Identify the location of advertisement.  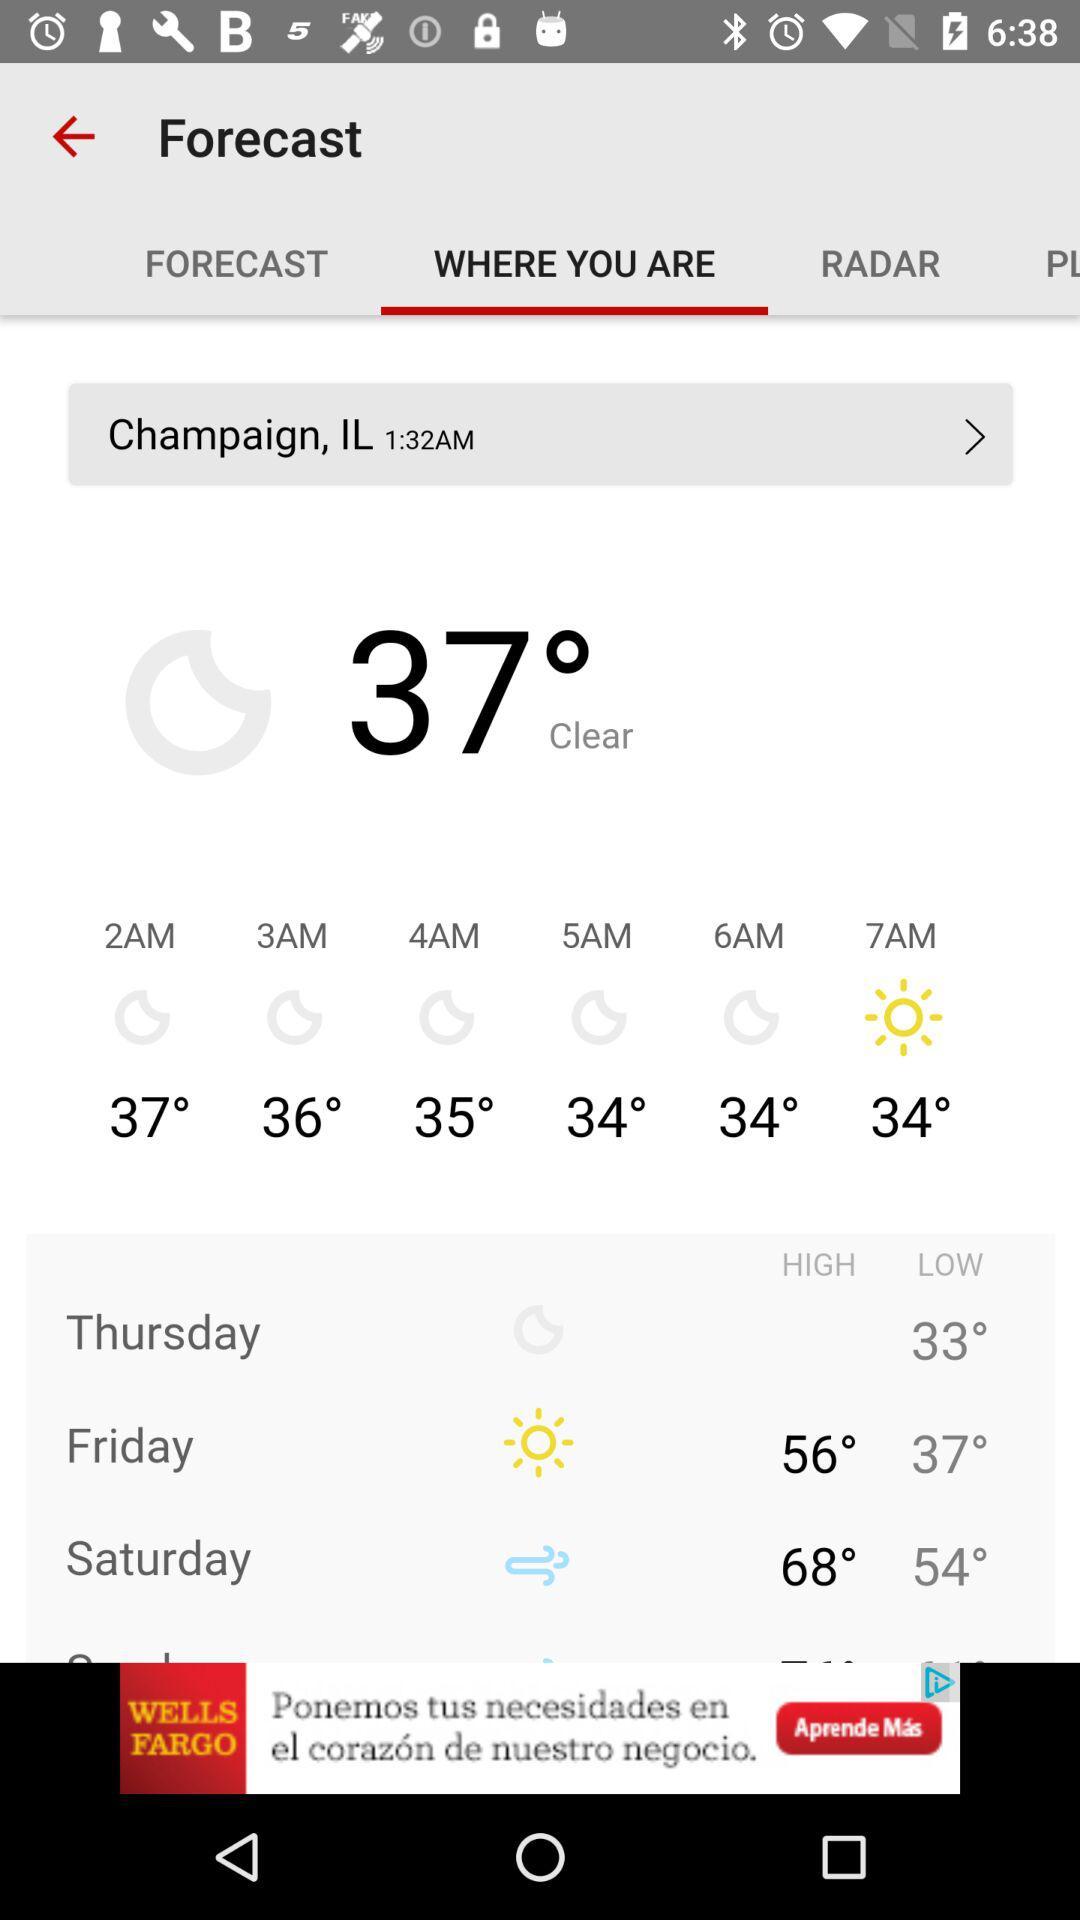
(540, 1727).